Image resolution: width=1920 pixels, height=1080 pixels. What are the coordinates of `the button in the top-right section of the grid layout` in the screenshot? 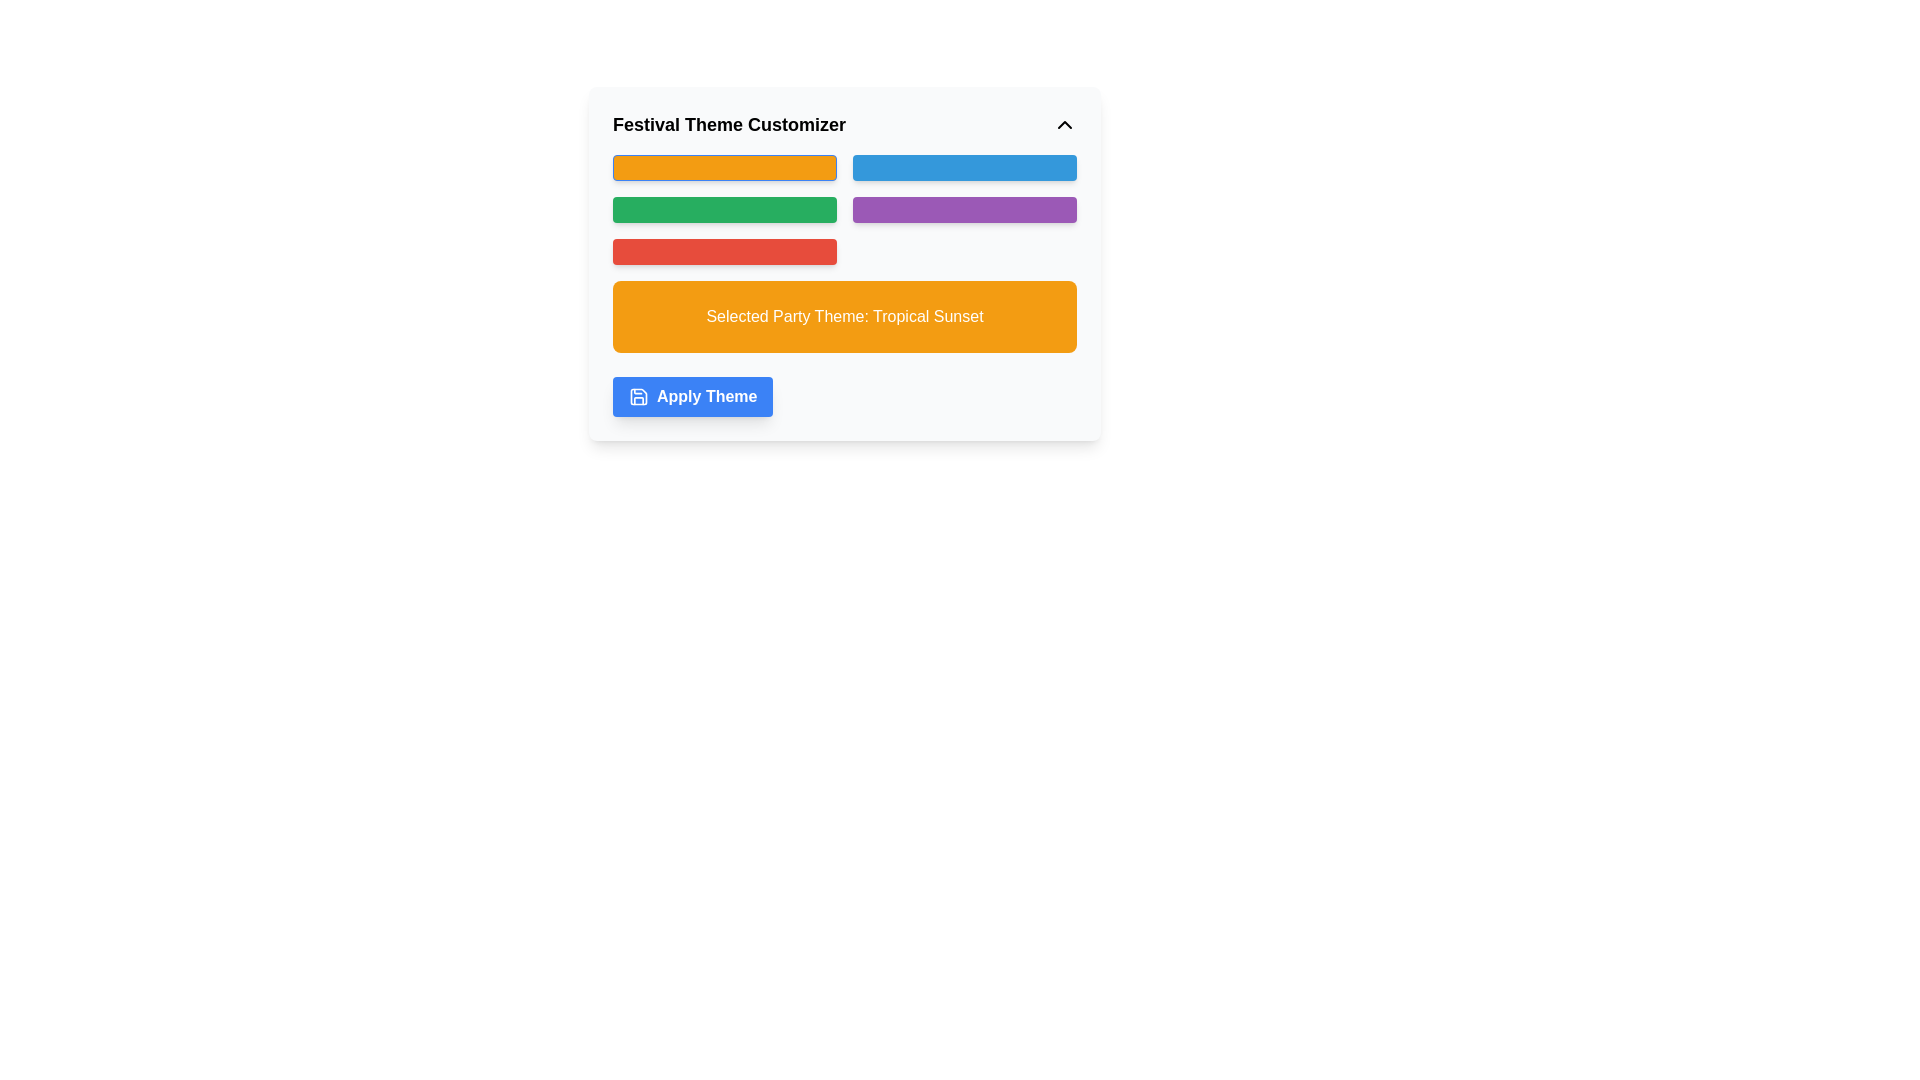 It's located at (964, 167).